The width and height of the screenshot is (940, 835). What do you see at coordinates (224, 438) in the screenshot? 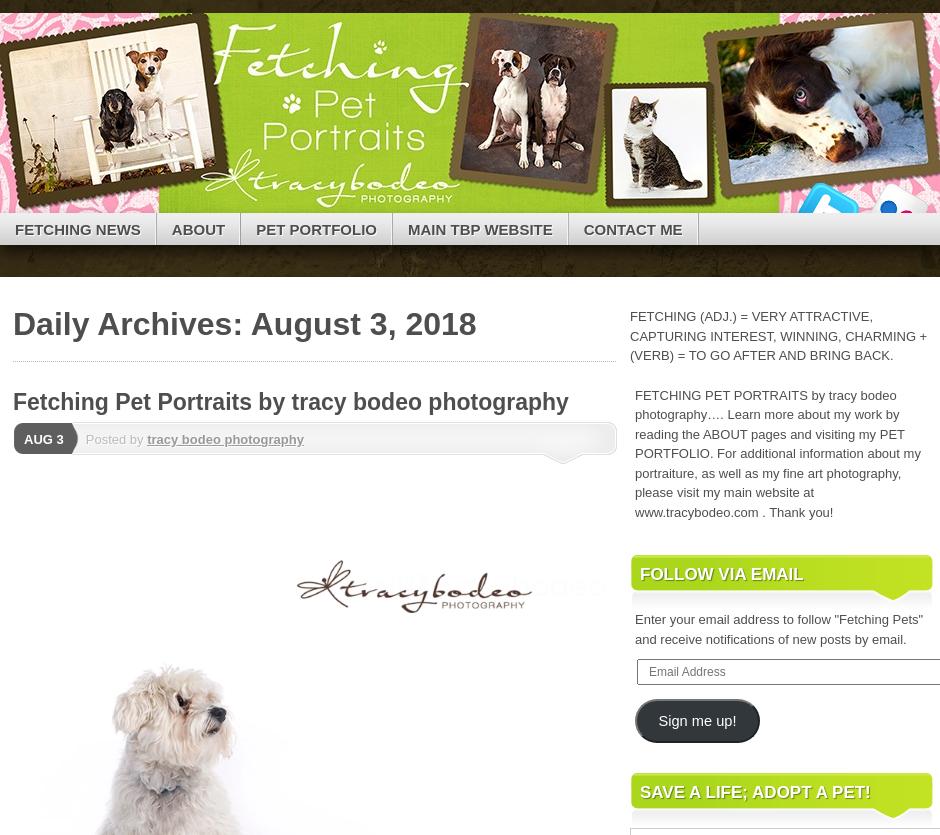
I see `'tracy bodeo photography'` at bounding box center [224, 438].